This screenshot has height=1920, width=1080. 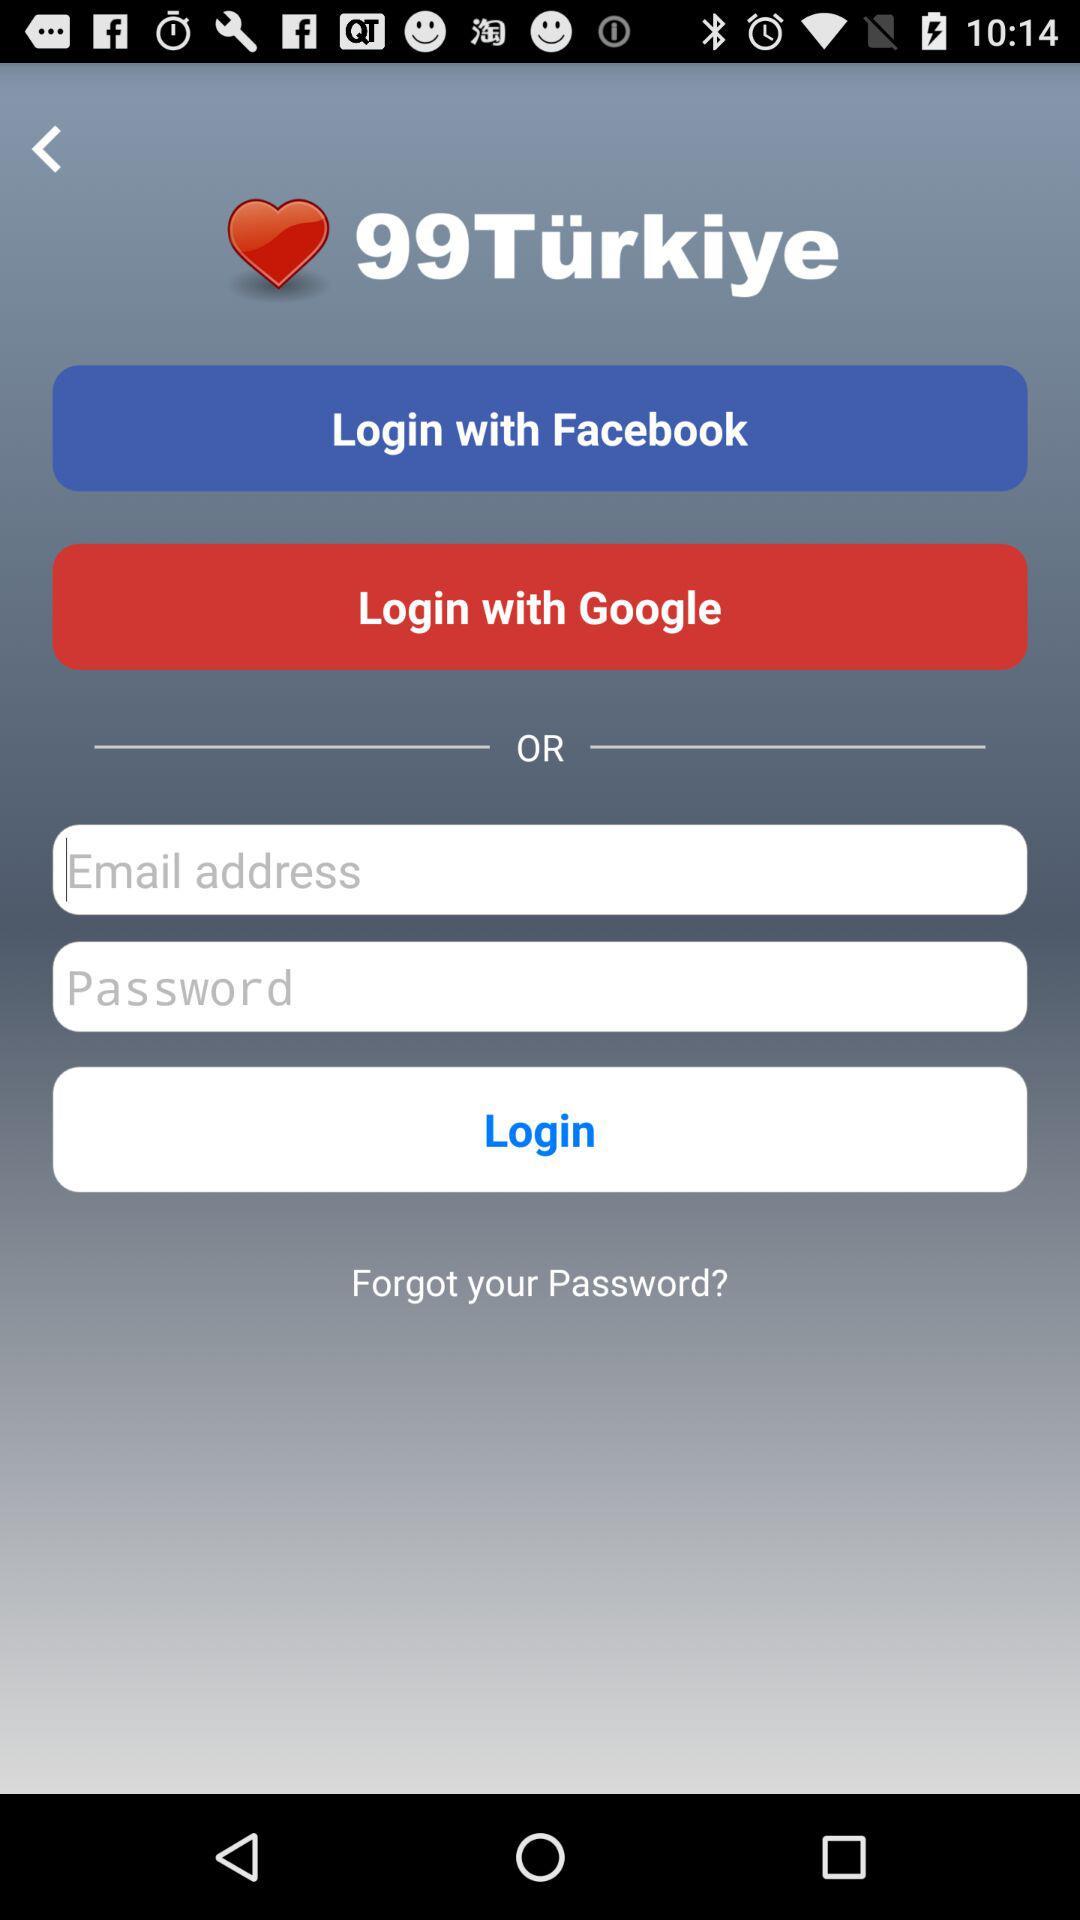 What do you see at coordinates (540, 605) in the screenshot?
I see `login with google` at bounding box center [540, 605].